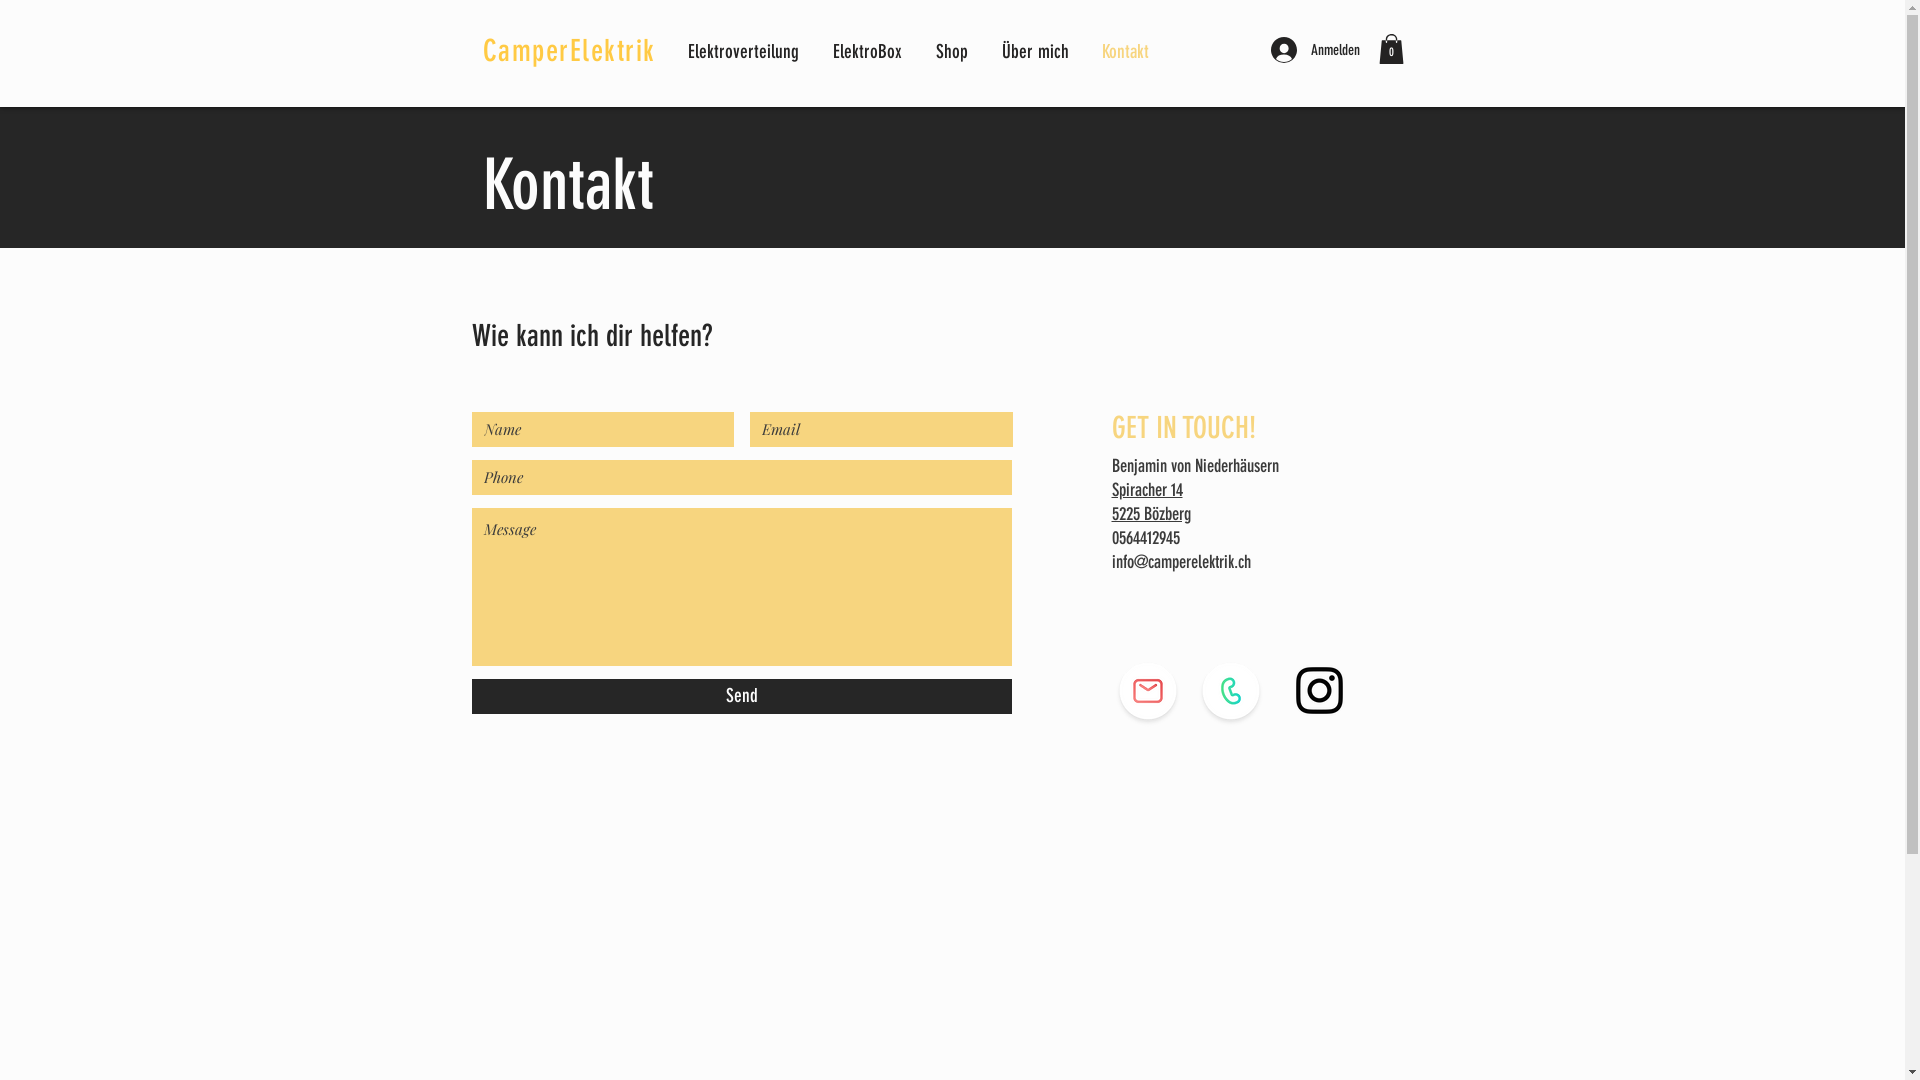 The height and width of the screenshot is (1080, 1920). What do you see at coordinates (952, 50) in the screenshot?
I see `'Shop'` at bounding box center [952, 50].